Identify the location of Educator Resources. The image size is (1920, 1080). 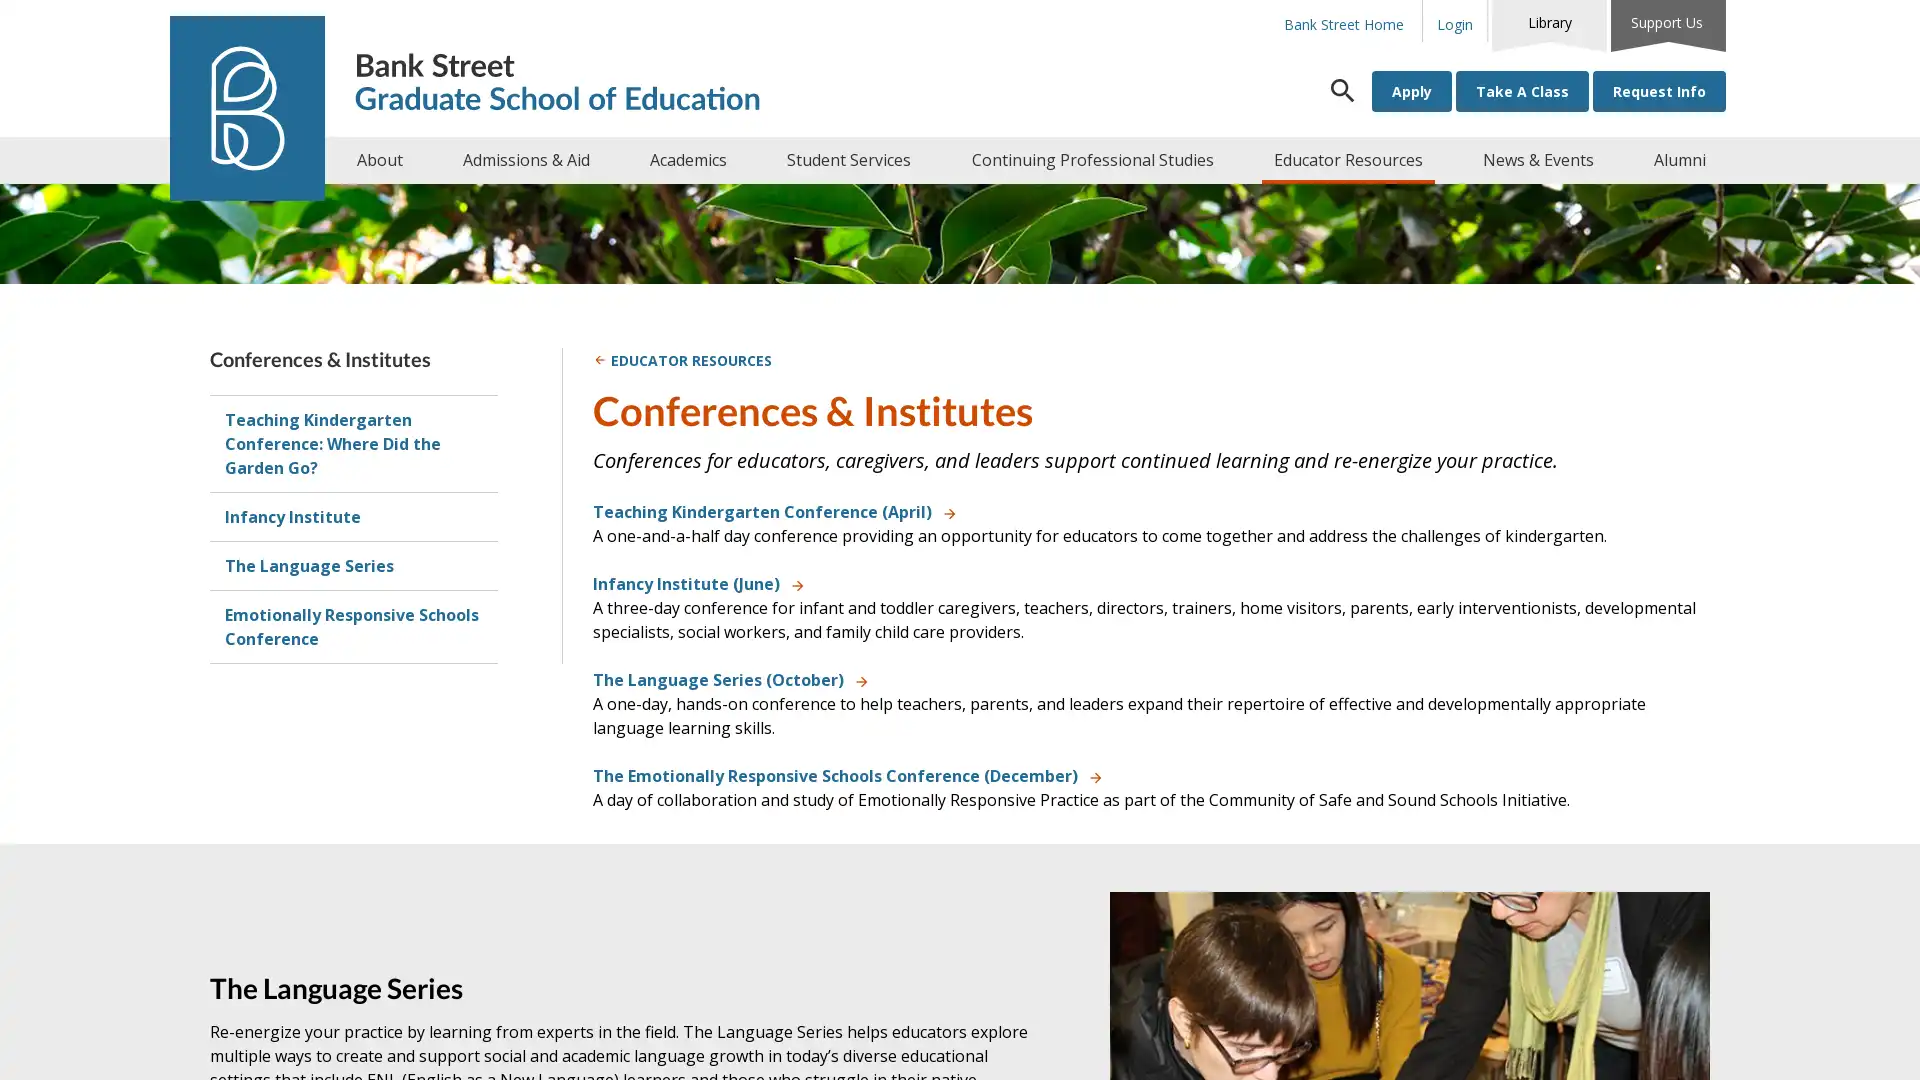
(1347, 159).